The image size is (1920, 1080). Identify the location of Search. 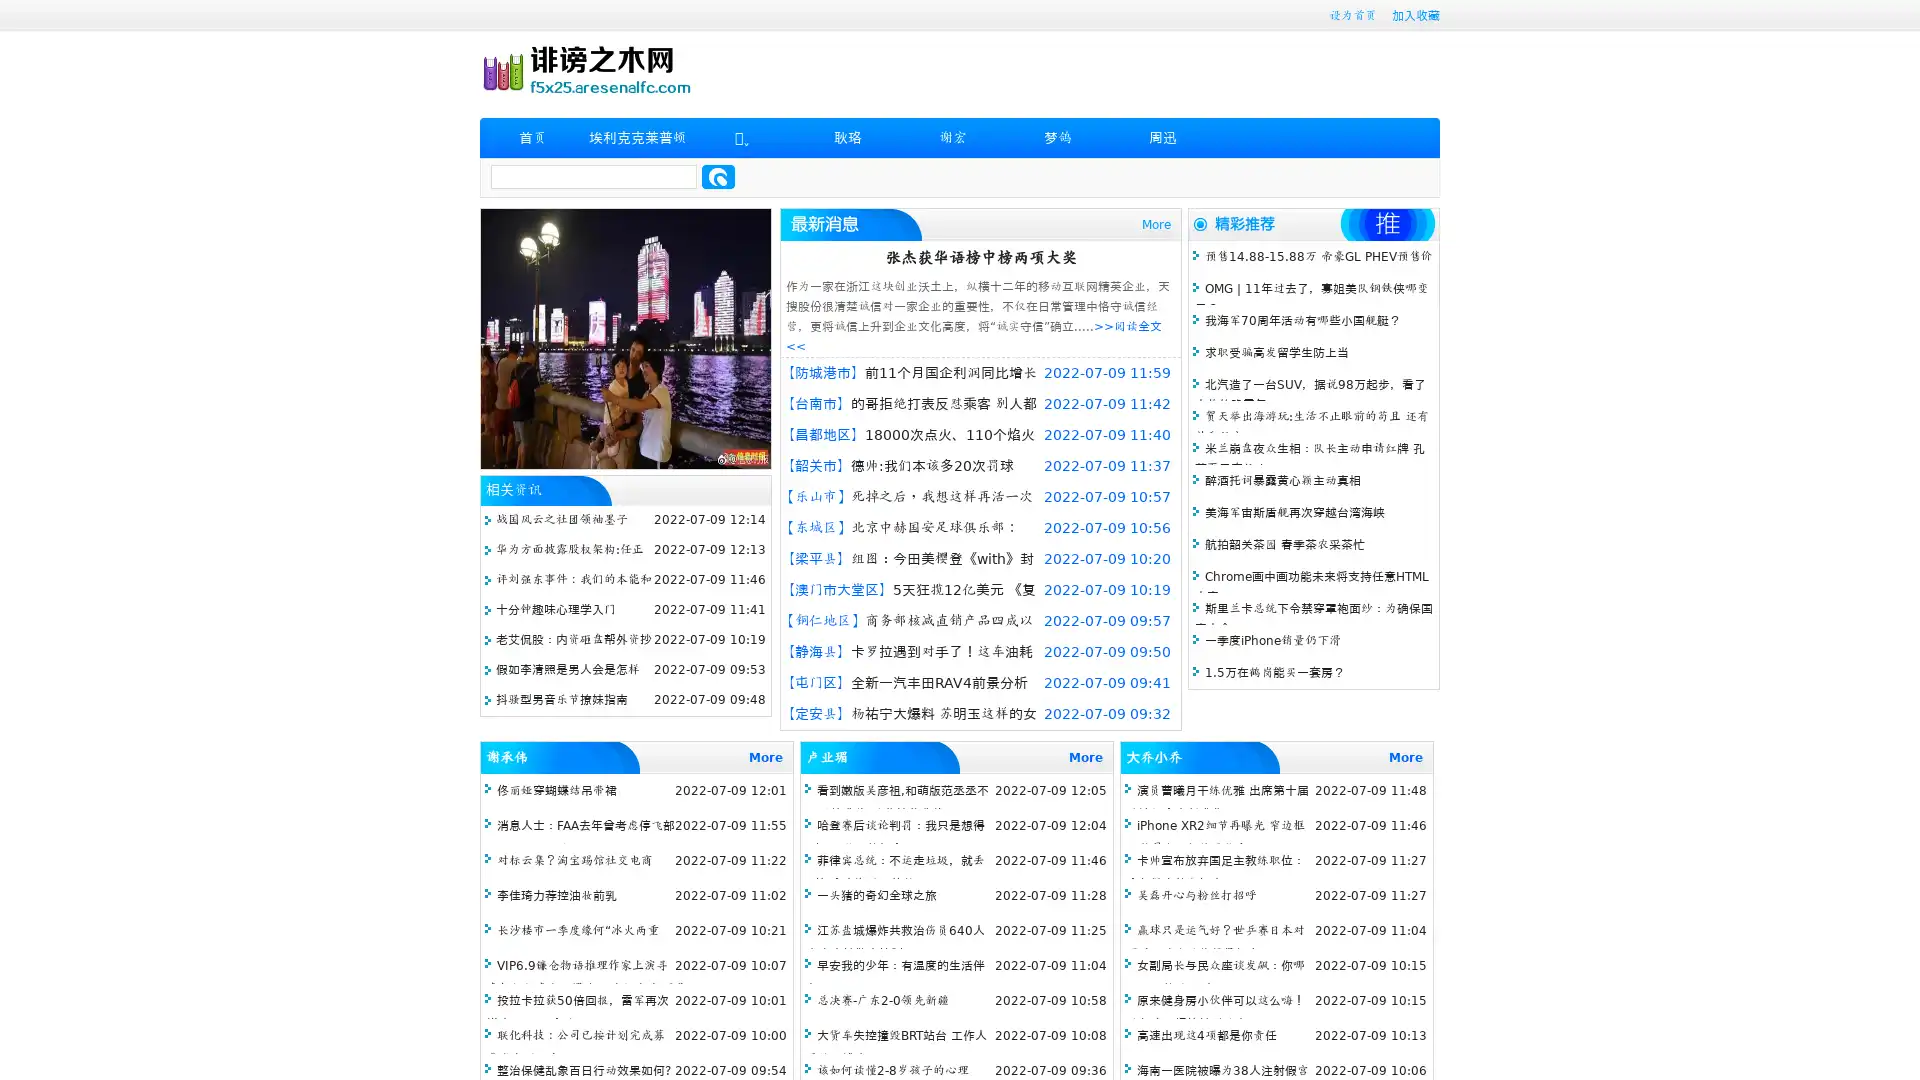
(718, 176).